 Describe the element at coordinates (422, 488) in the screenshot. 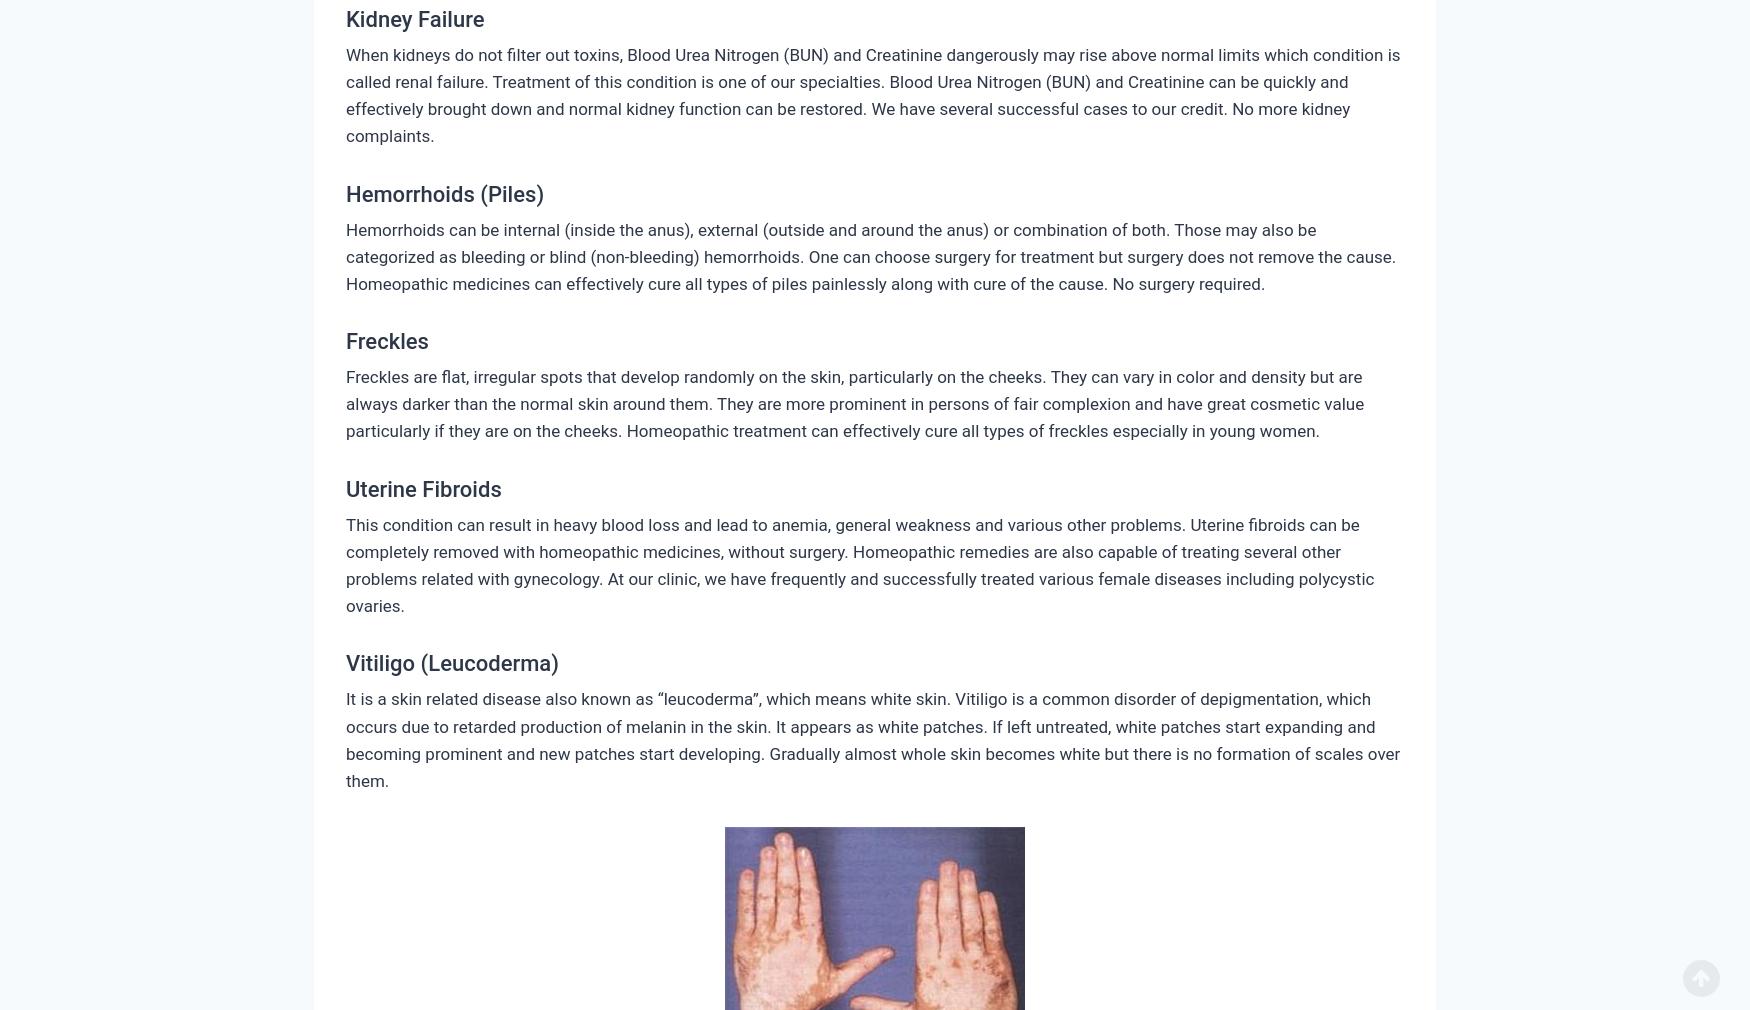

I see `'Uterine Fibroids'` at that location.